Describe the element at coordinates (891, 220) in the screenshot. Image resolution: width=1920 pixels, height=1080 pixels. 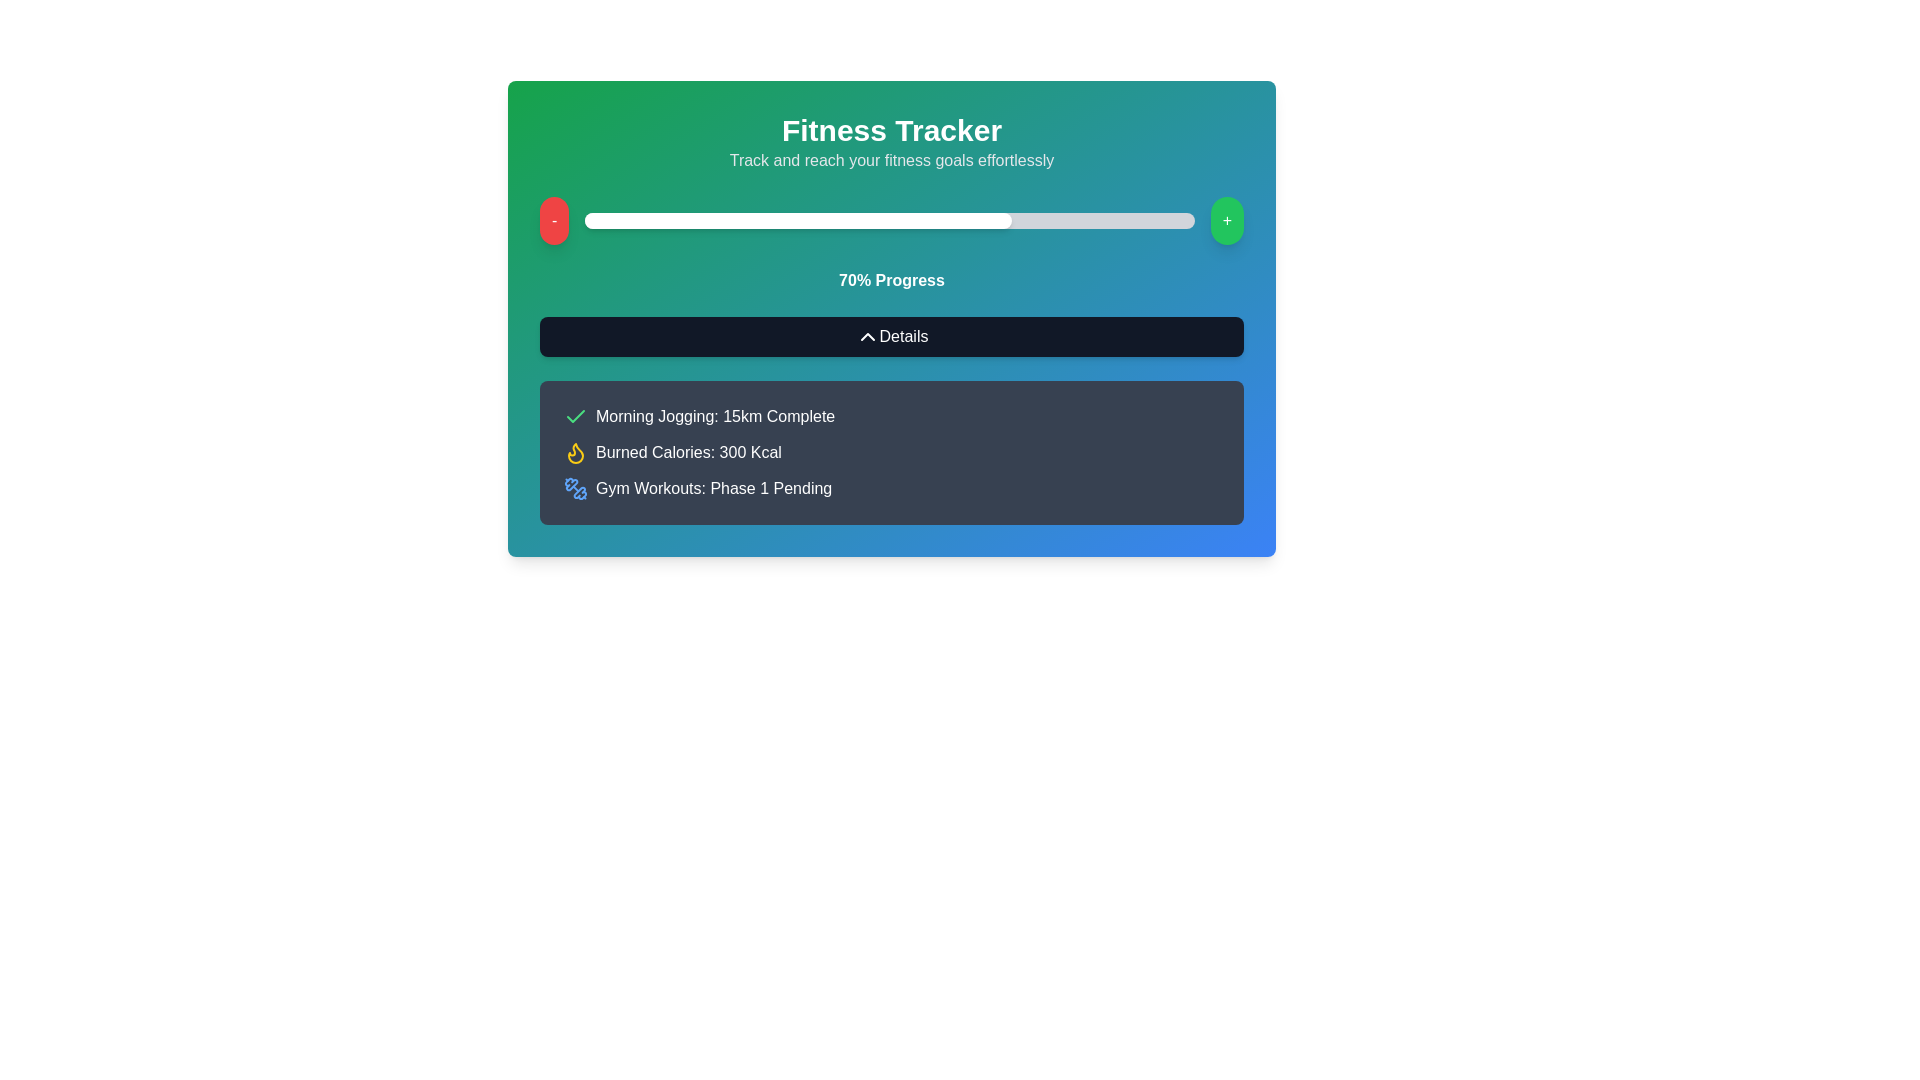
I see `the progress indicator of the horizontal progress bar in the fitness tracking interface` at that location.